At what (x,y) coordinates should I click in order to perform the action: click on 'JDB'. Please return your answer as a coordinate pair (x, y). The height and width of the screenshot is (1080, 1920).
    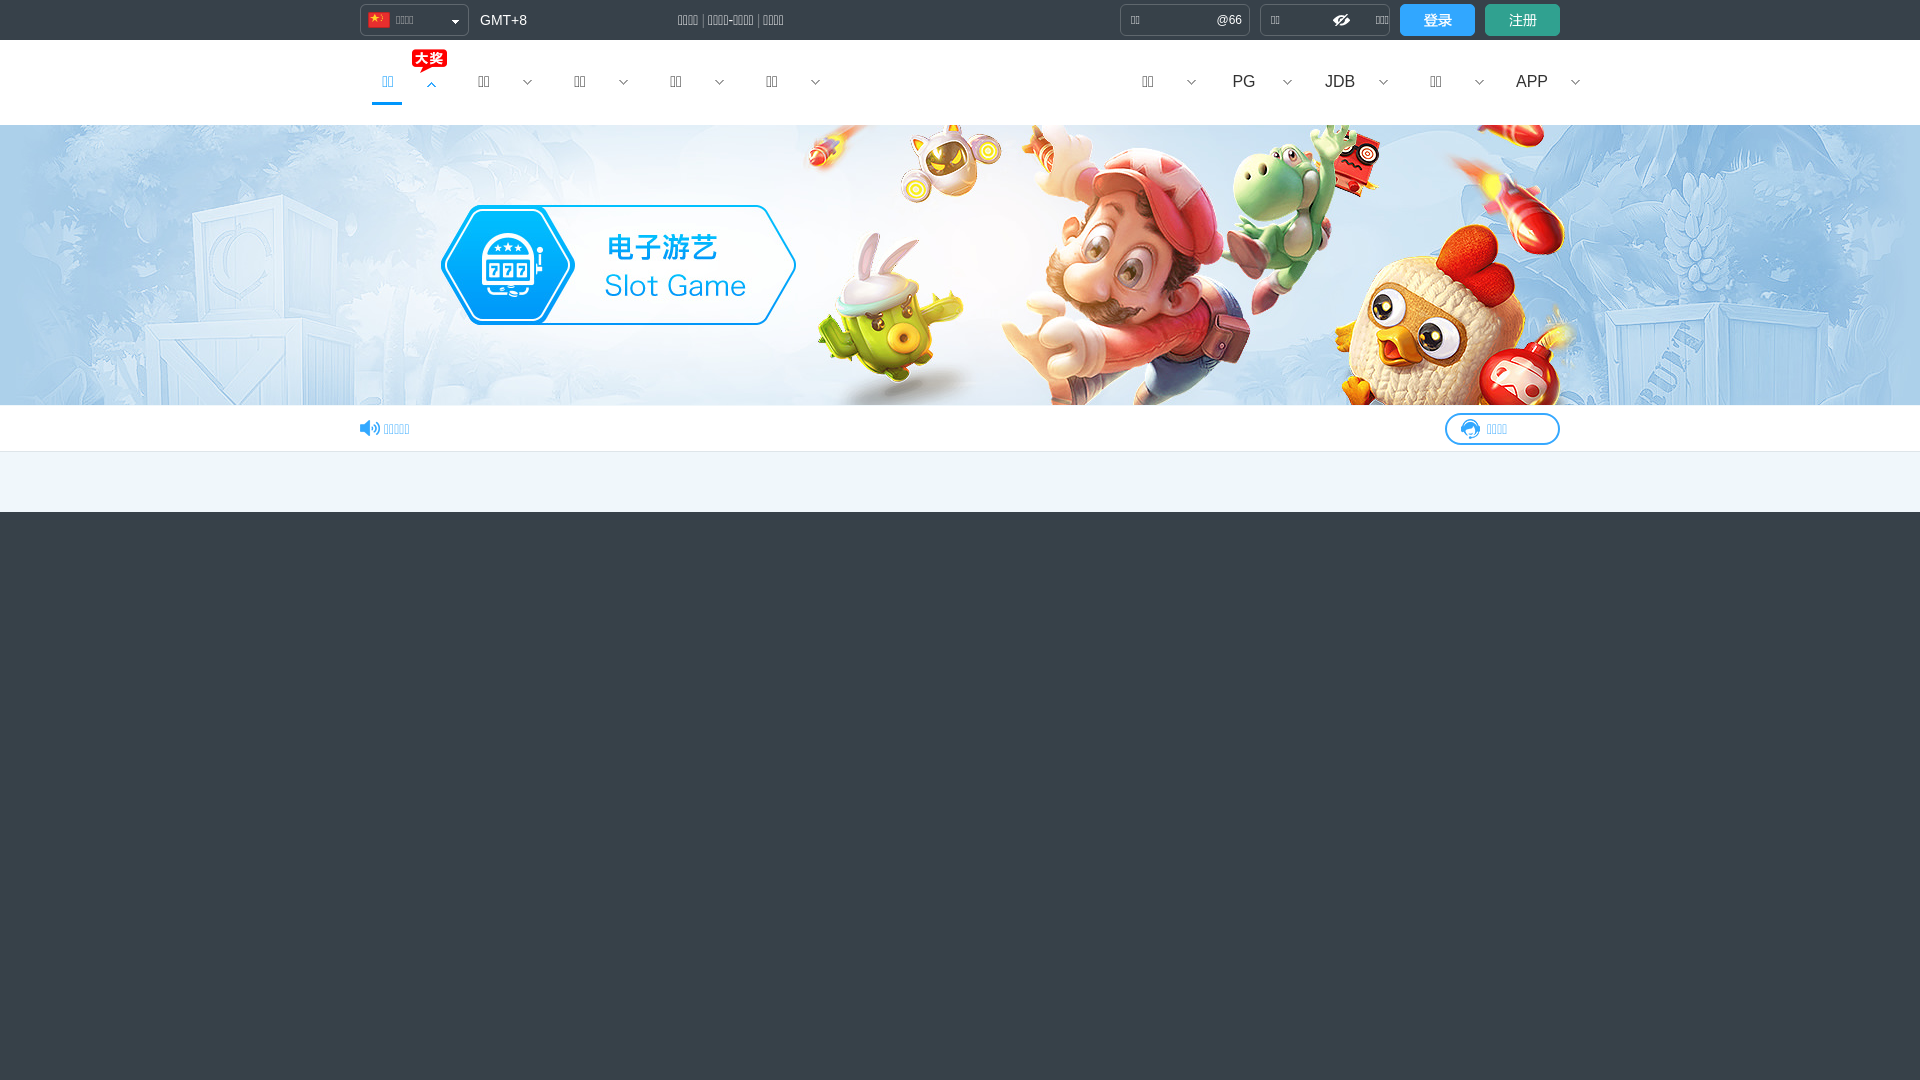
    Looking at the image, I should click on (1291, 81).